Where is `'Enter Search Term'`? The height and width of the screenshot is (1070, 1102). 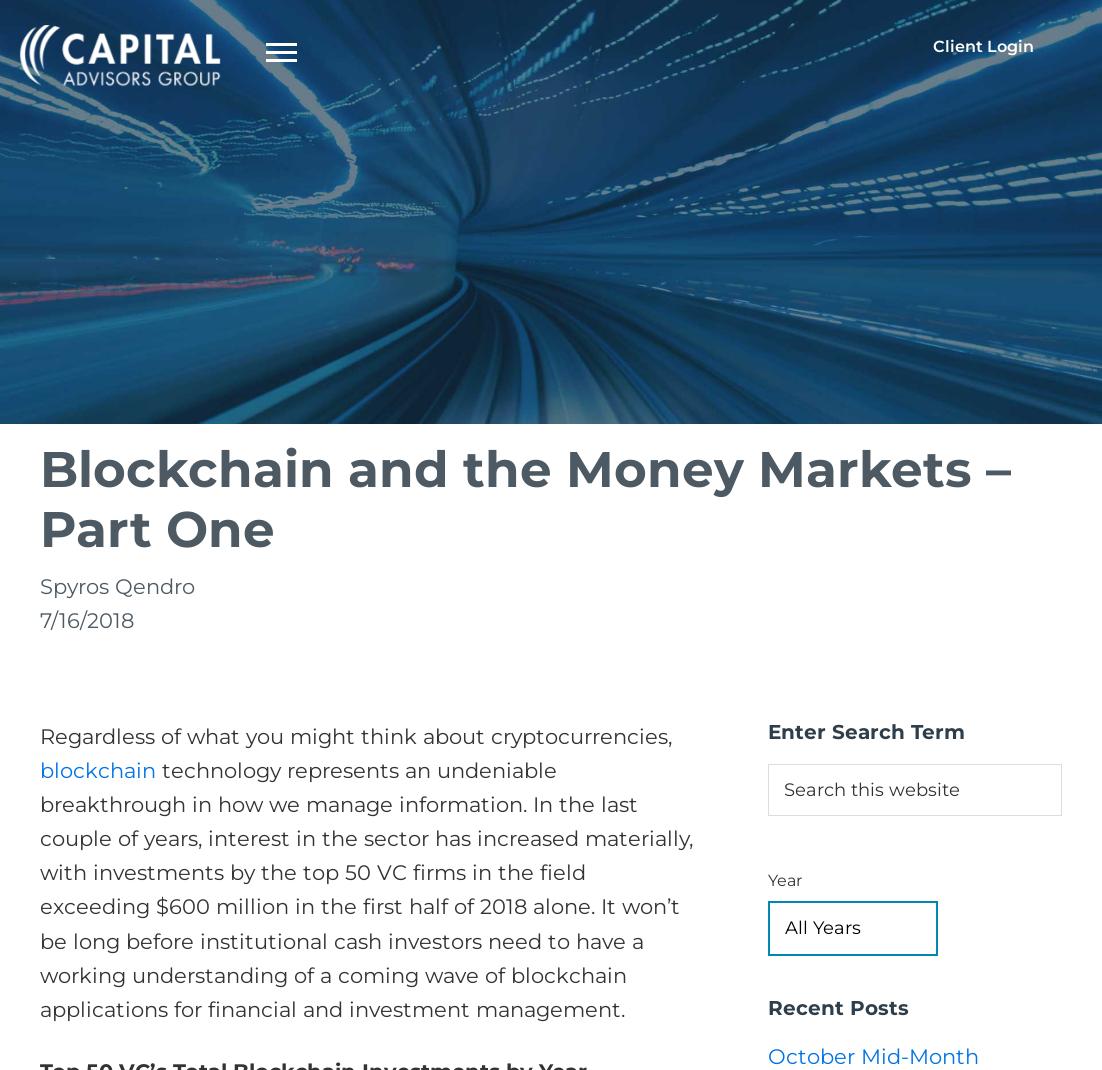 'Enter Search Term' is located at coordinates (865, 730).